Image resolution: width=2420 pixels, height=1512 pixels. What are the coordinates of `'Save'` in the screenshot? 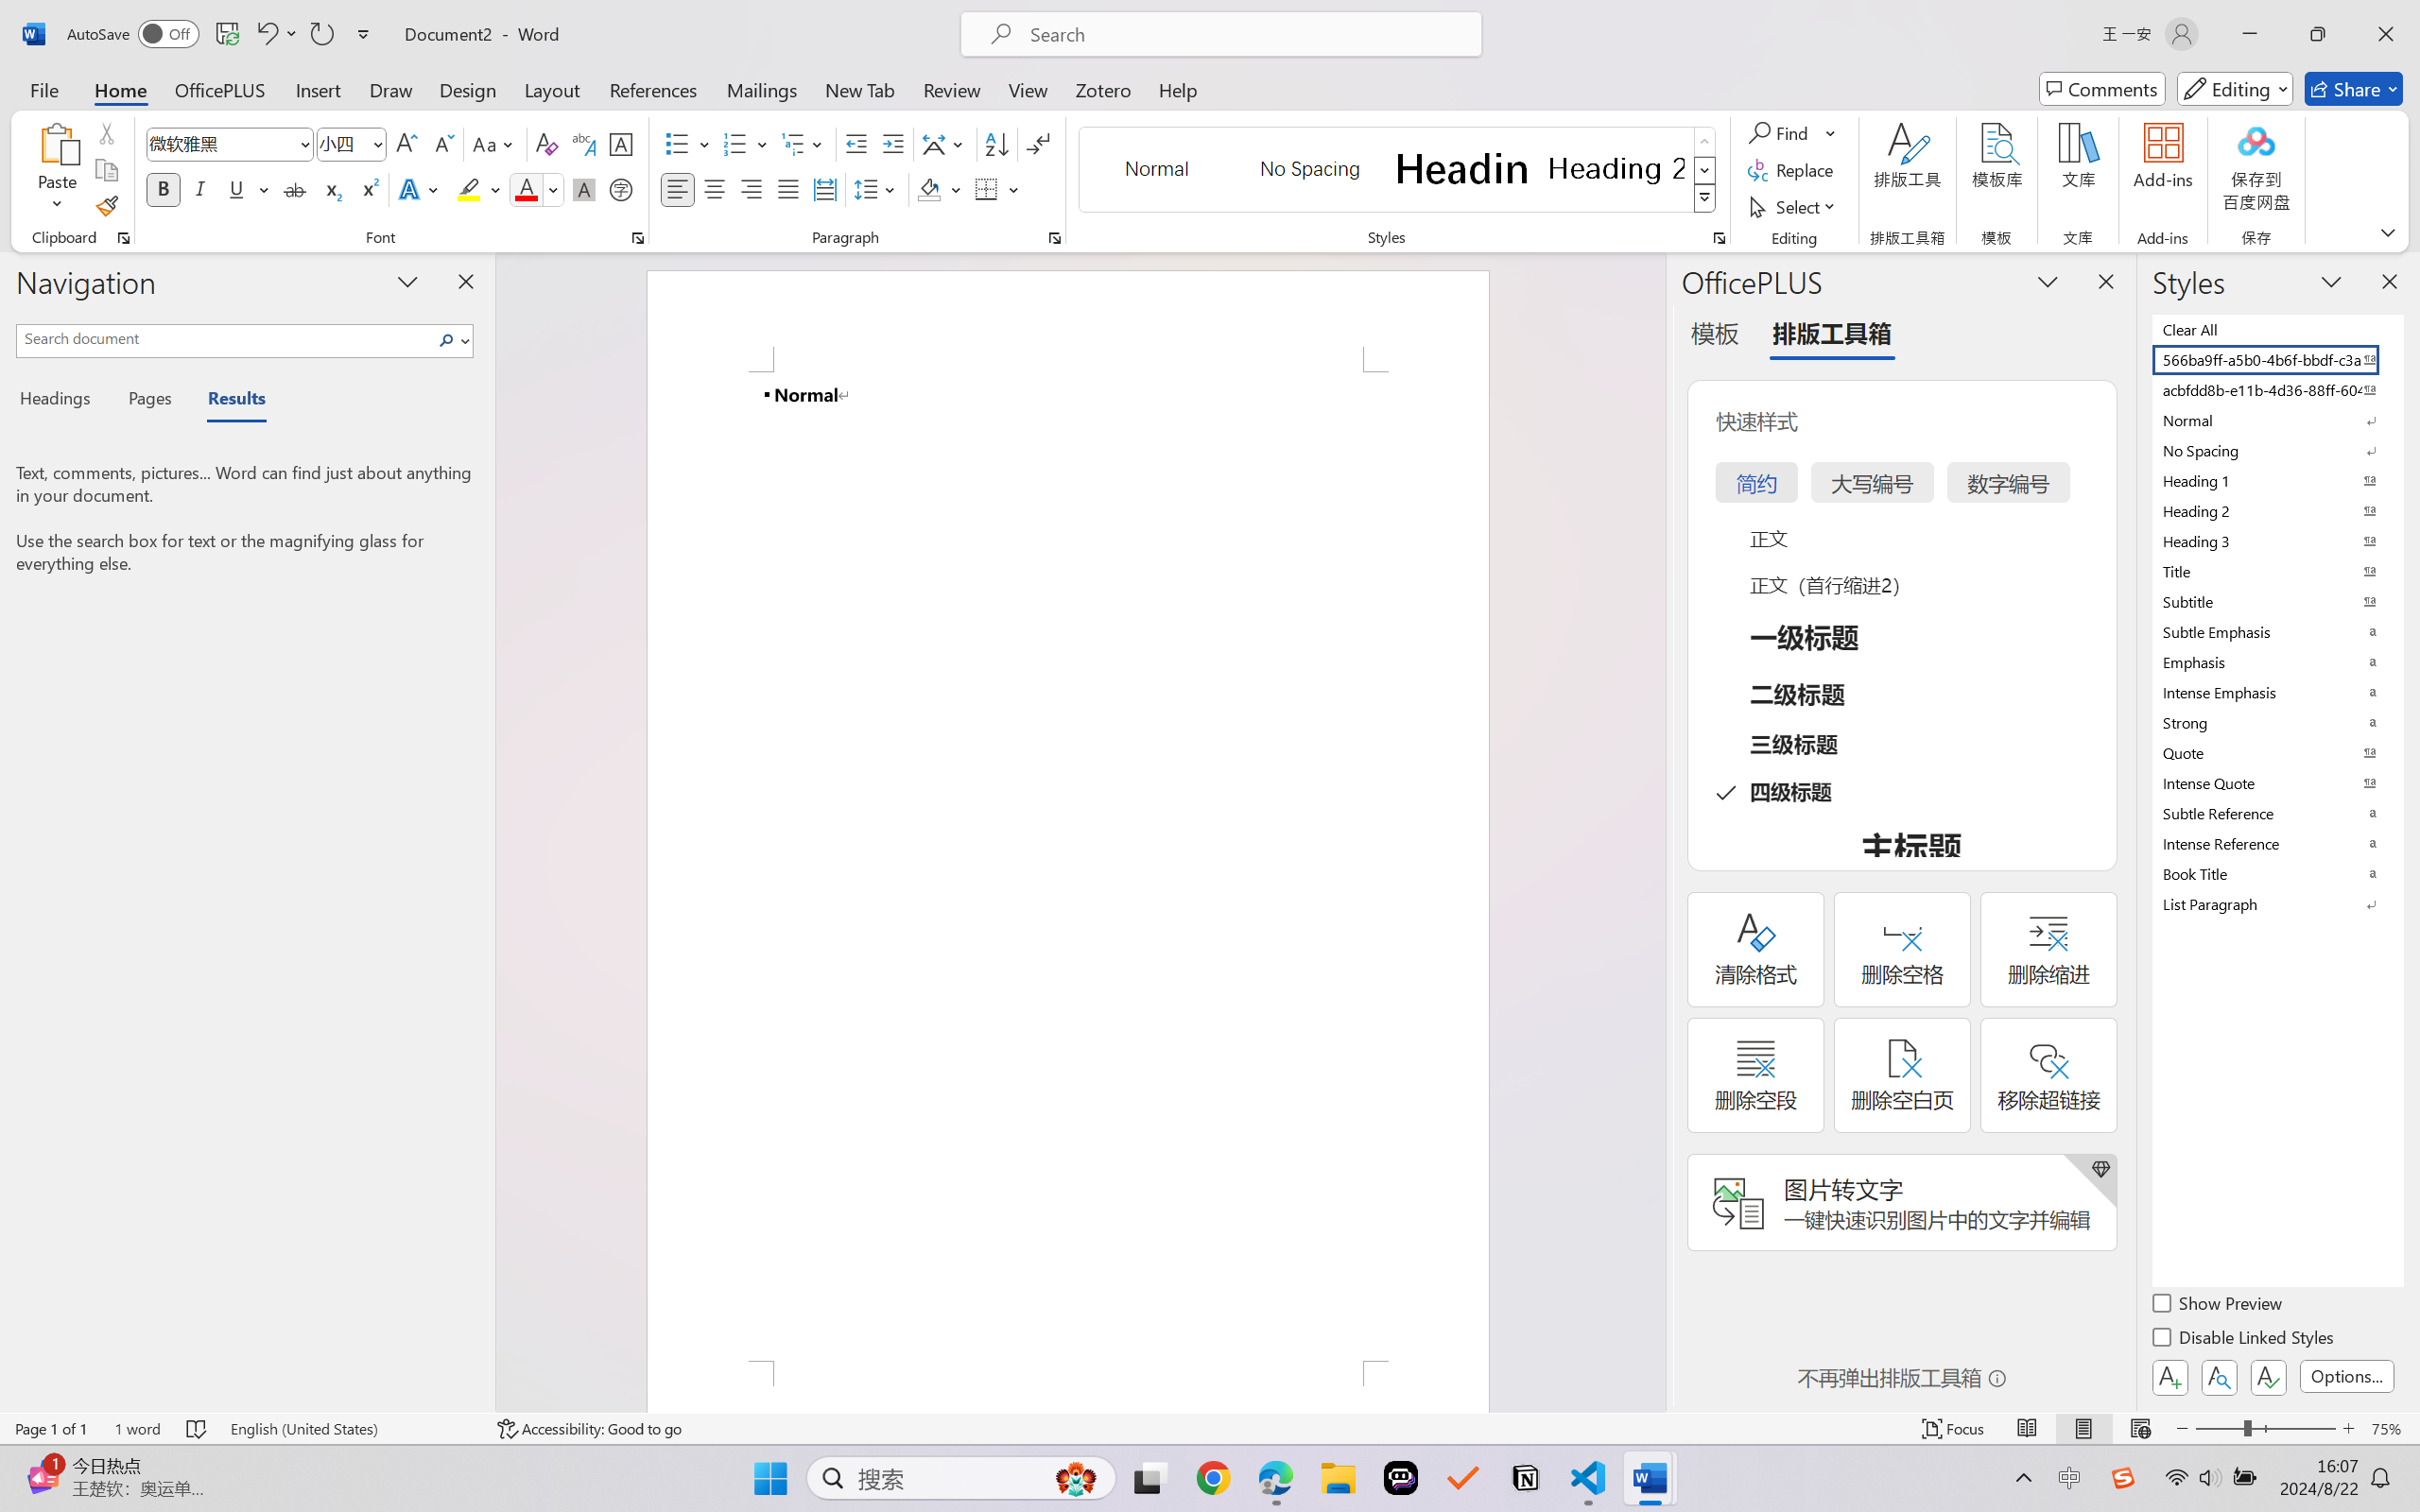 It's located at (226, 33).